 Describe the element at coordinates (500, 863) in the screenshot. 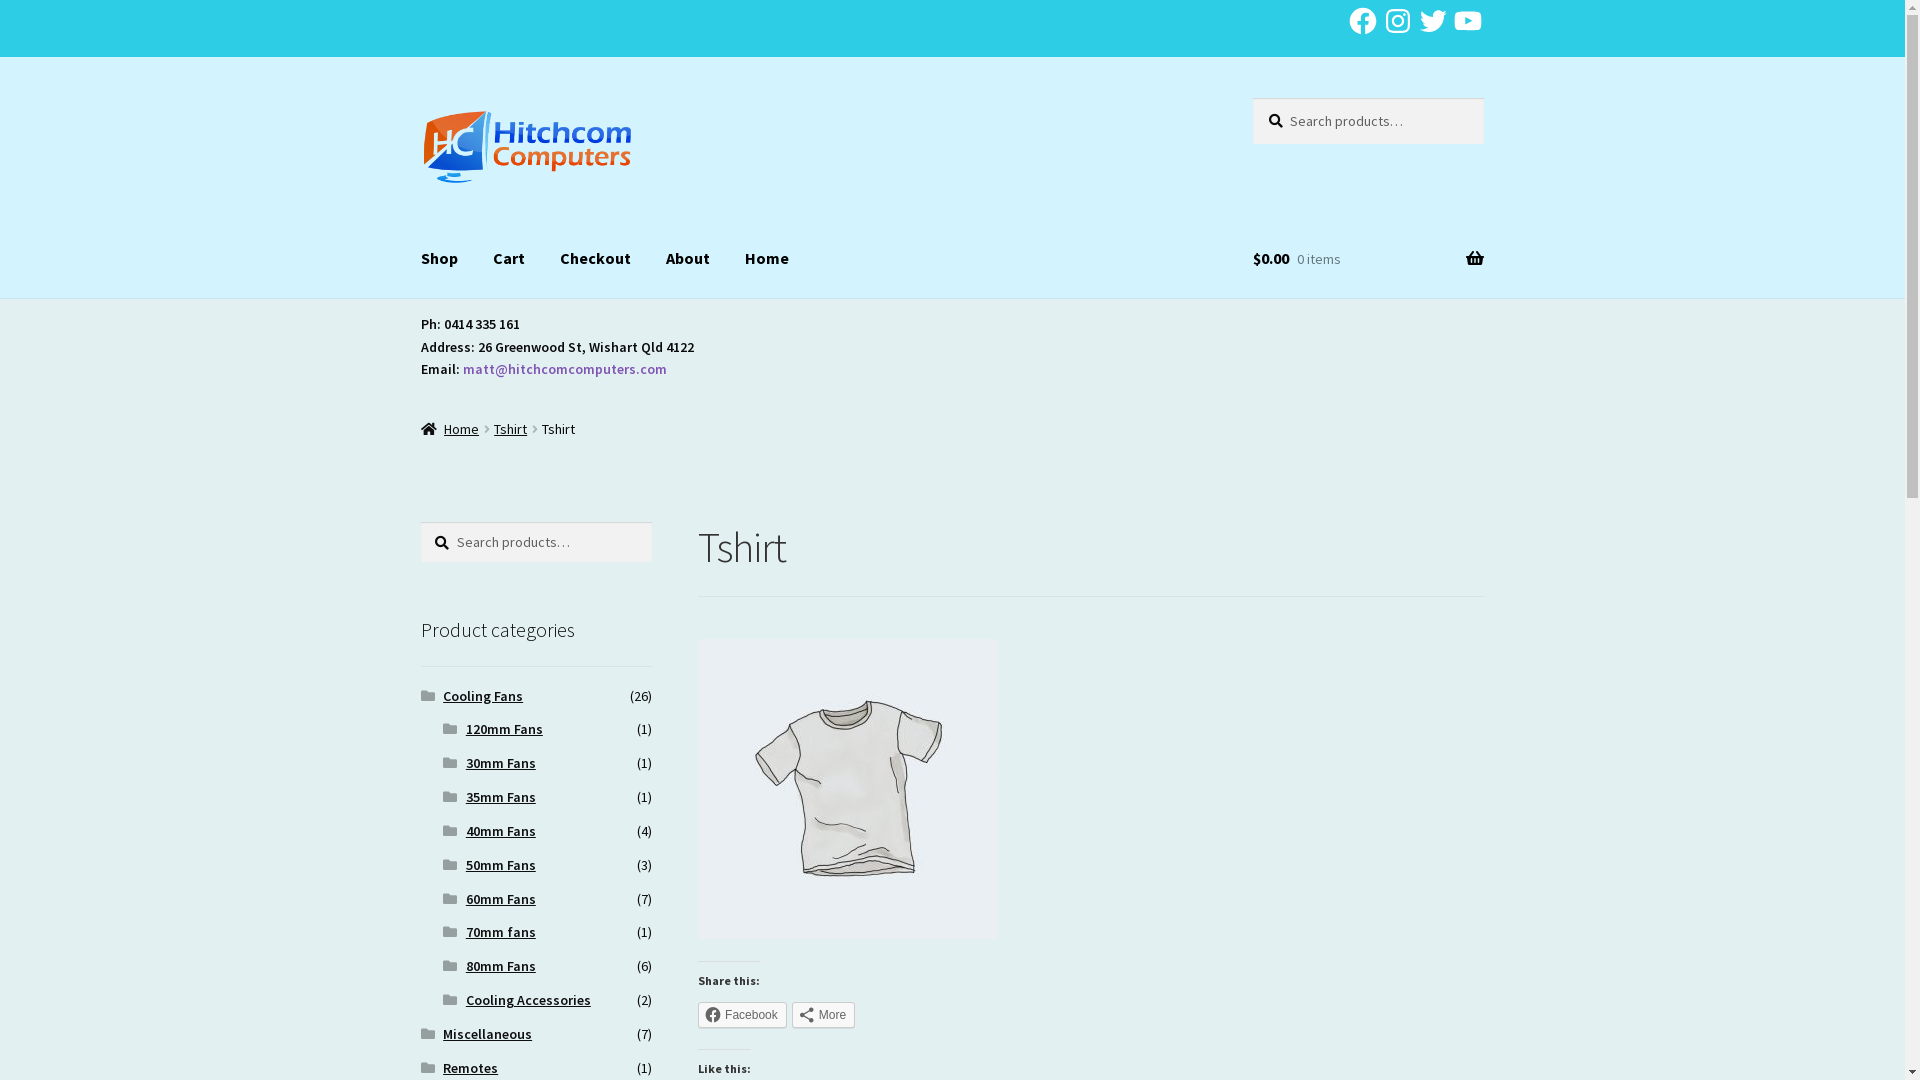

I see `'50mm Fans'` at that location.